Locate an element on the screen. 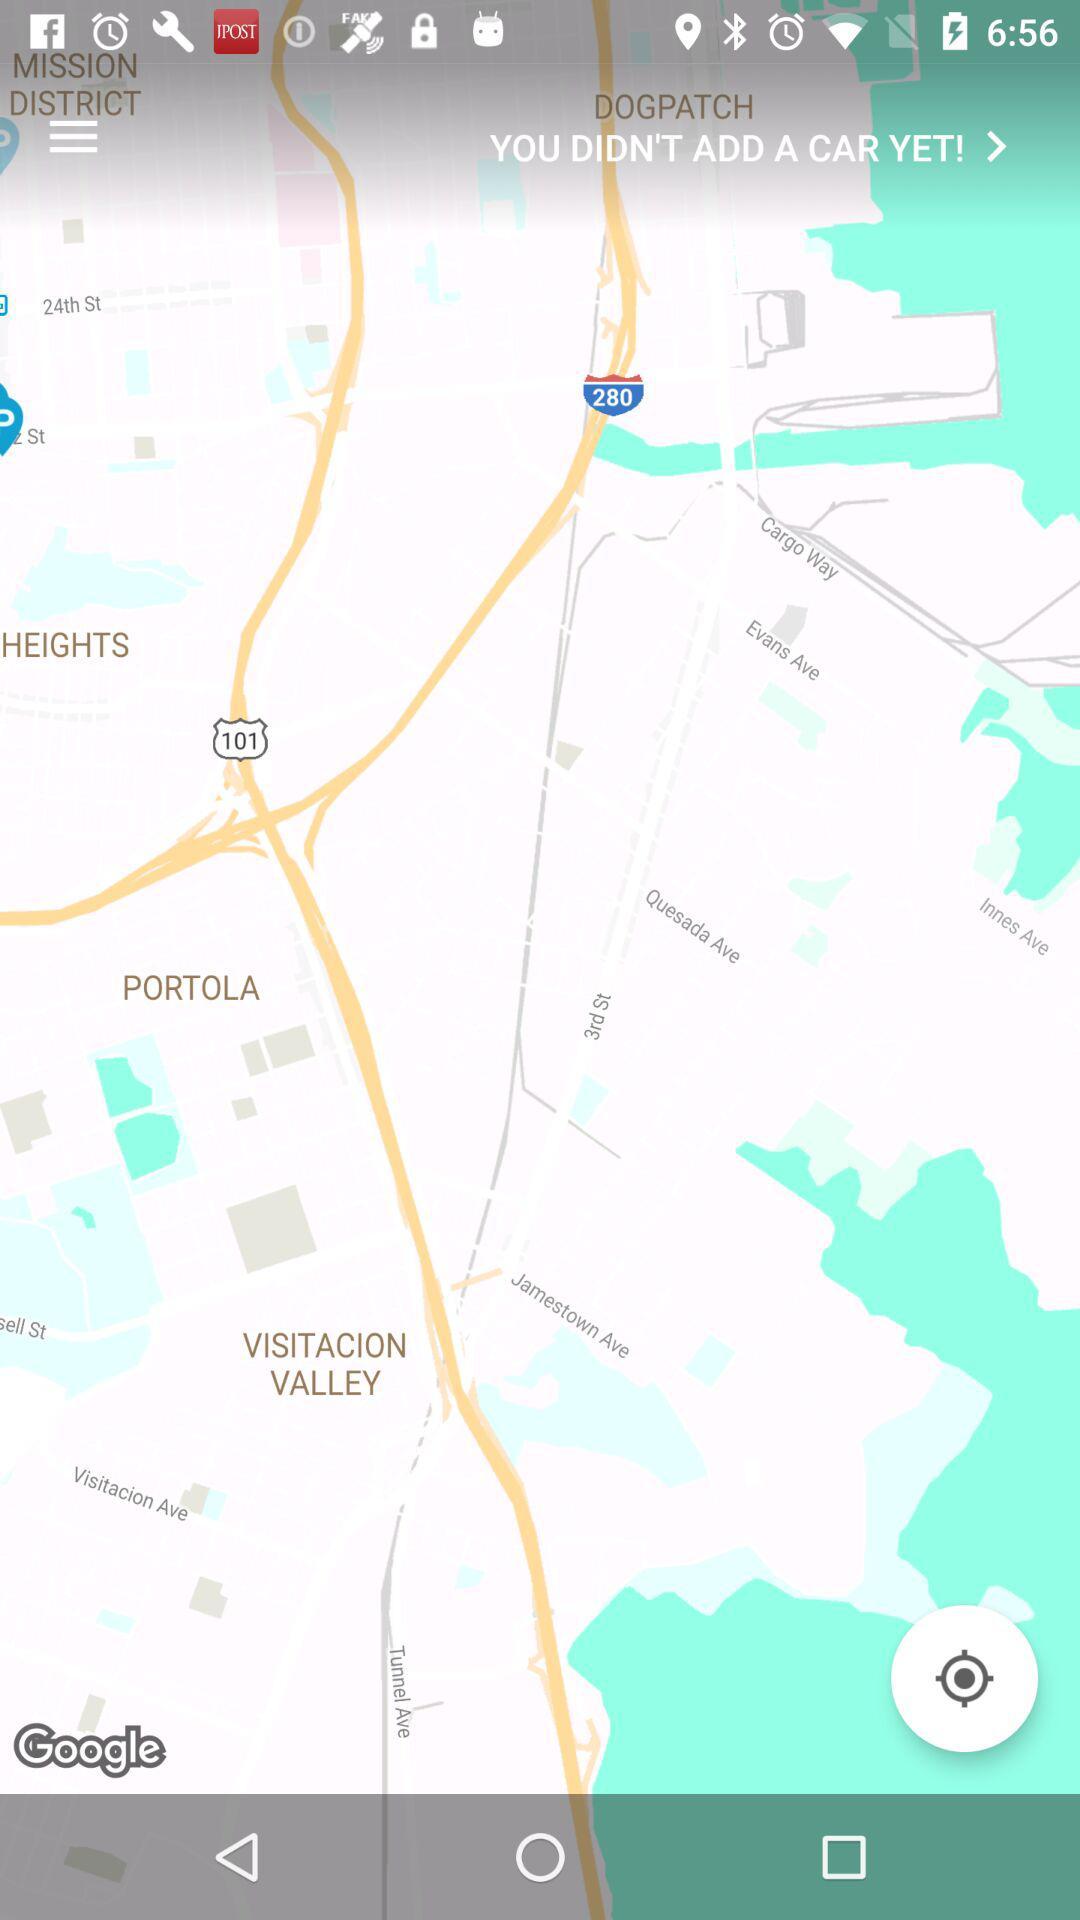  the item below the you didn t item is located at coordinates (963, 1678).